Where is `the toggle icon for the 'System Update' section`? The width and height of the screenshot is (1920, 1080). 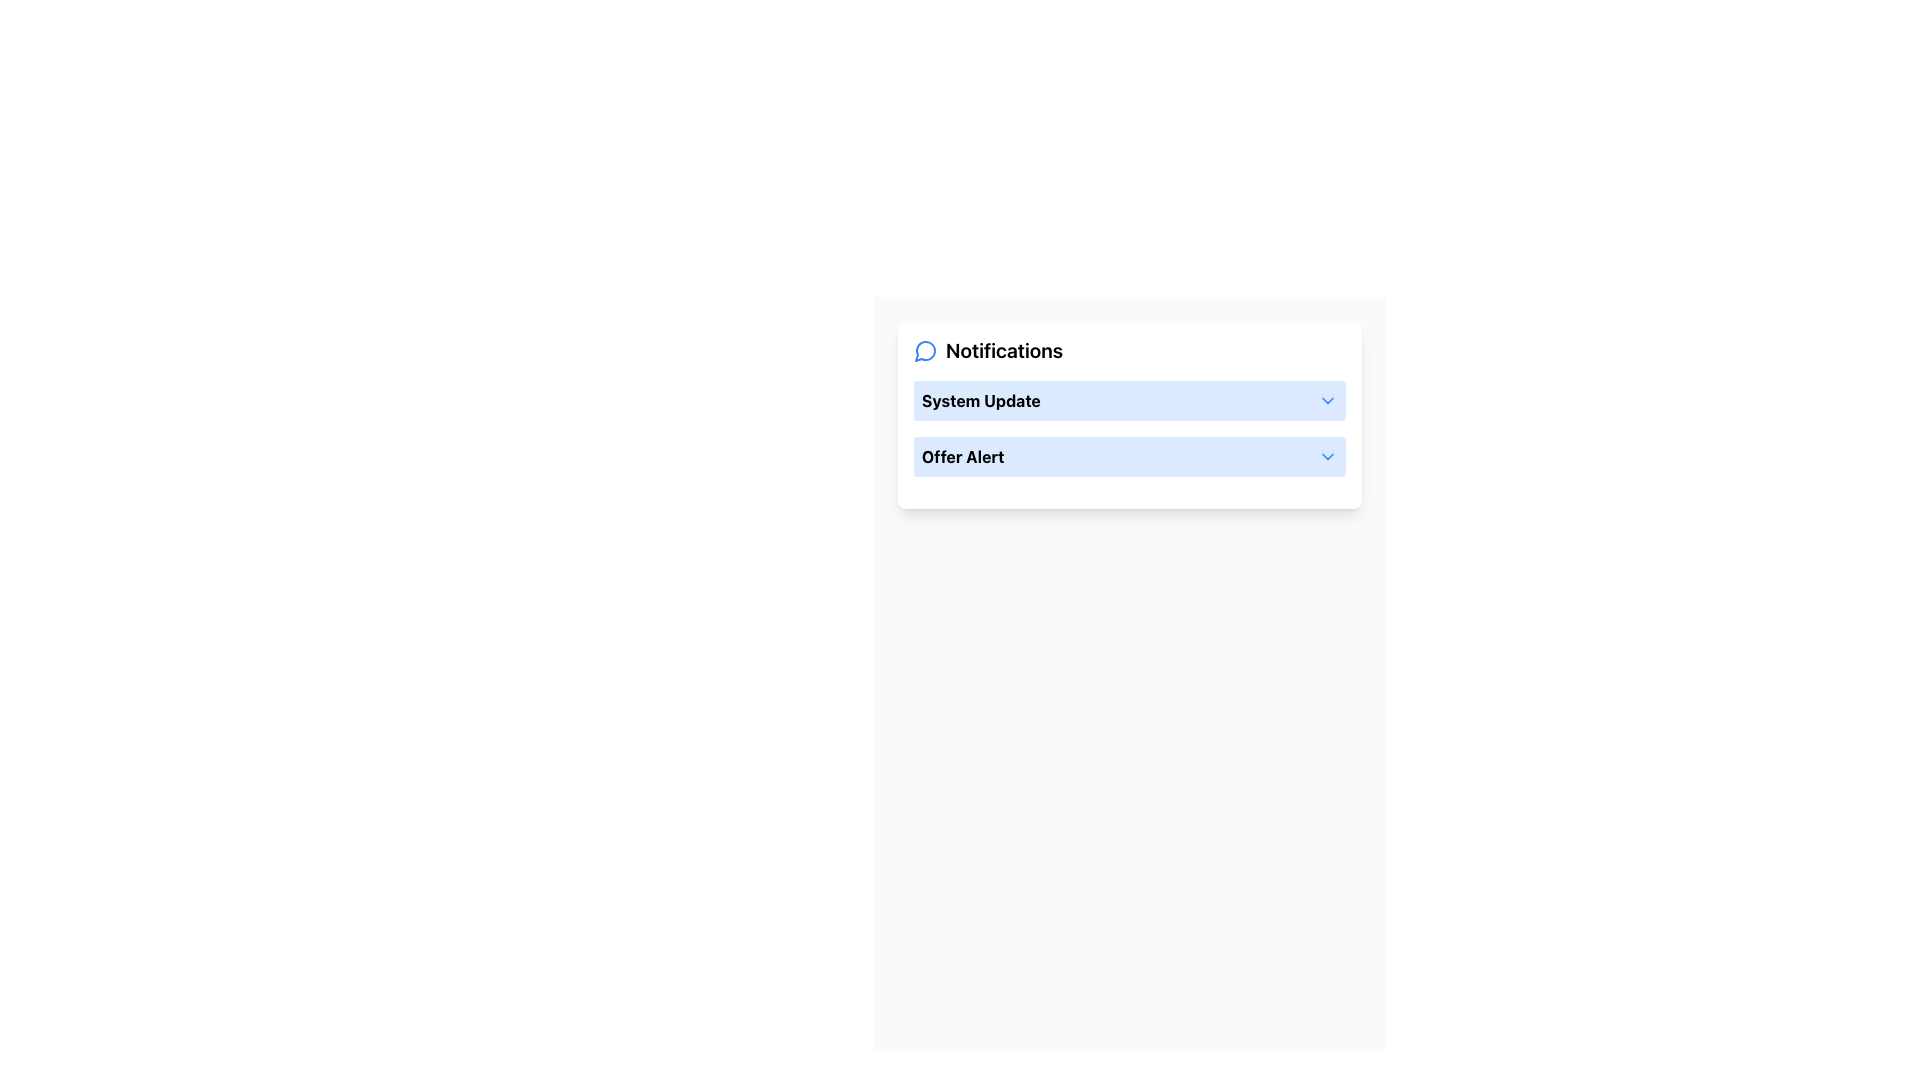 the toggle icon for the 'System Update' section is located at coordinates (1328, 401).